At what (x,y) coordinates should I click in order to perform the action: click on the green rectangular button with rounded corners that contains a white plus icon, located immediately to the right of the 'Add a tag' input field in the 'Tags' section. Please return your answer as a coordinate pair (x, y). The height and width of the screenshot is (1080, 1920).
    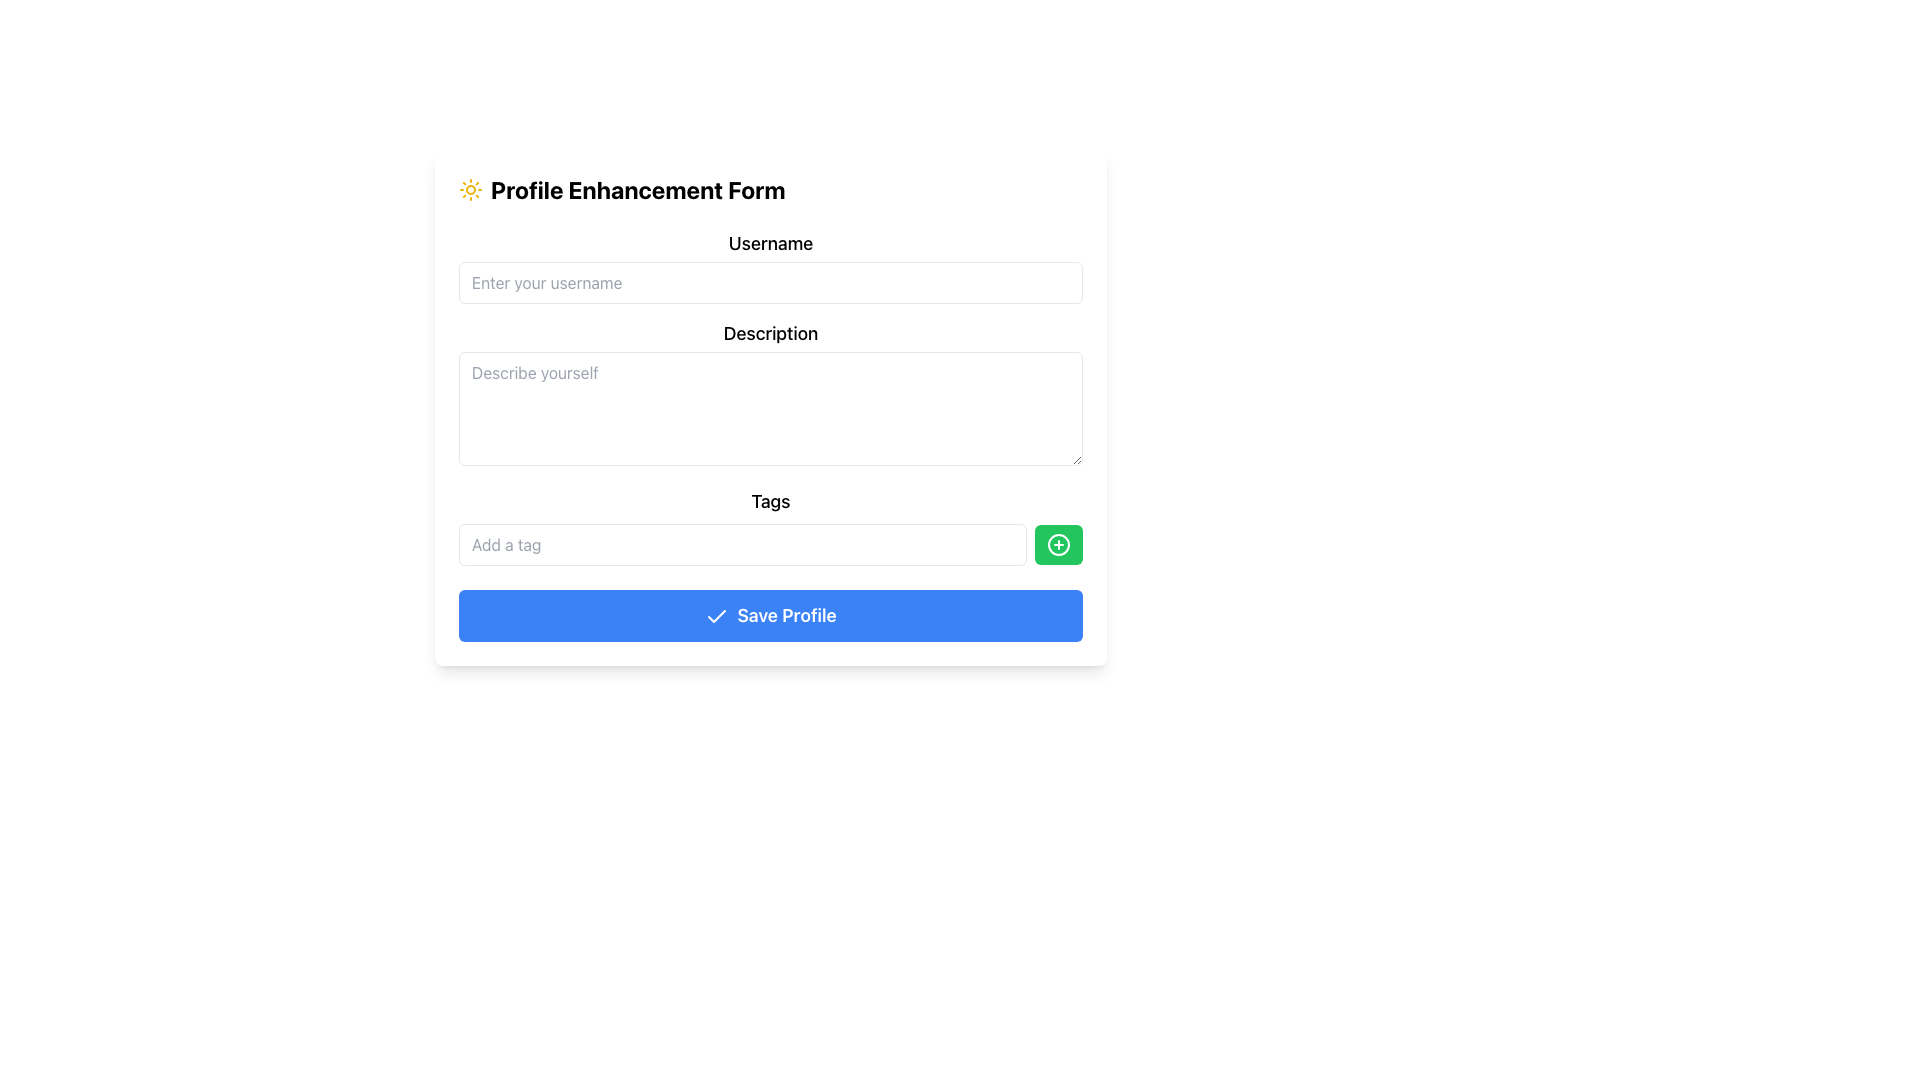
    Looking at the image, I should click on (1058, 544).